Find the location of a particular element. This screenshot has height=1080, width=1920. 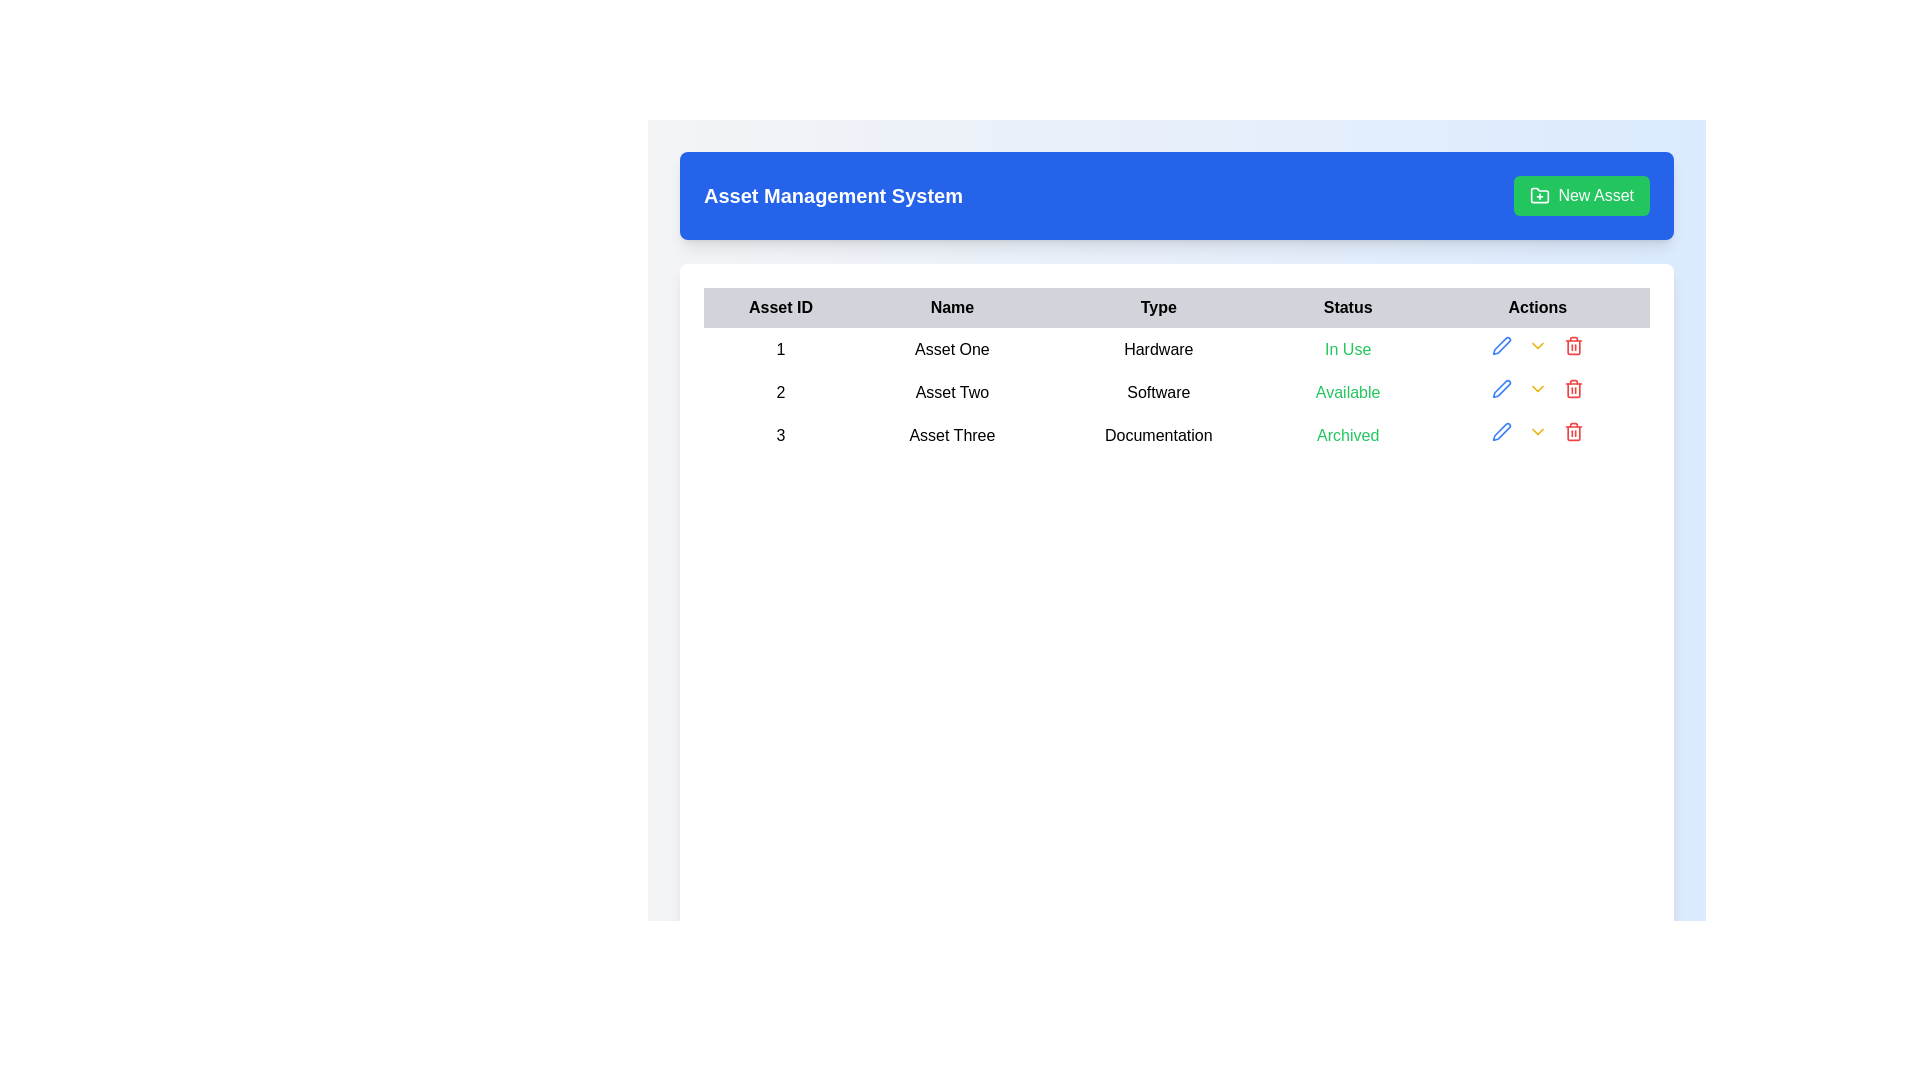

the icon representing an asset folder located on the far right of the blue header bar, adjacent to the 'New Asset' button is located at coordinates (1539, 195).